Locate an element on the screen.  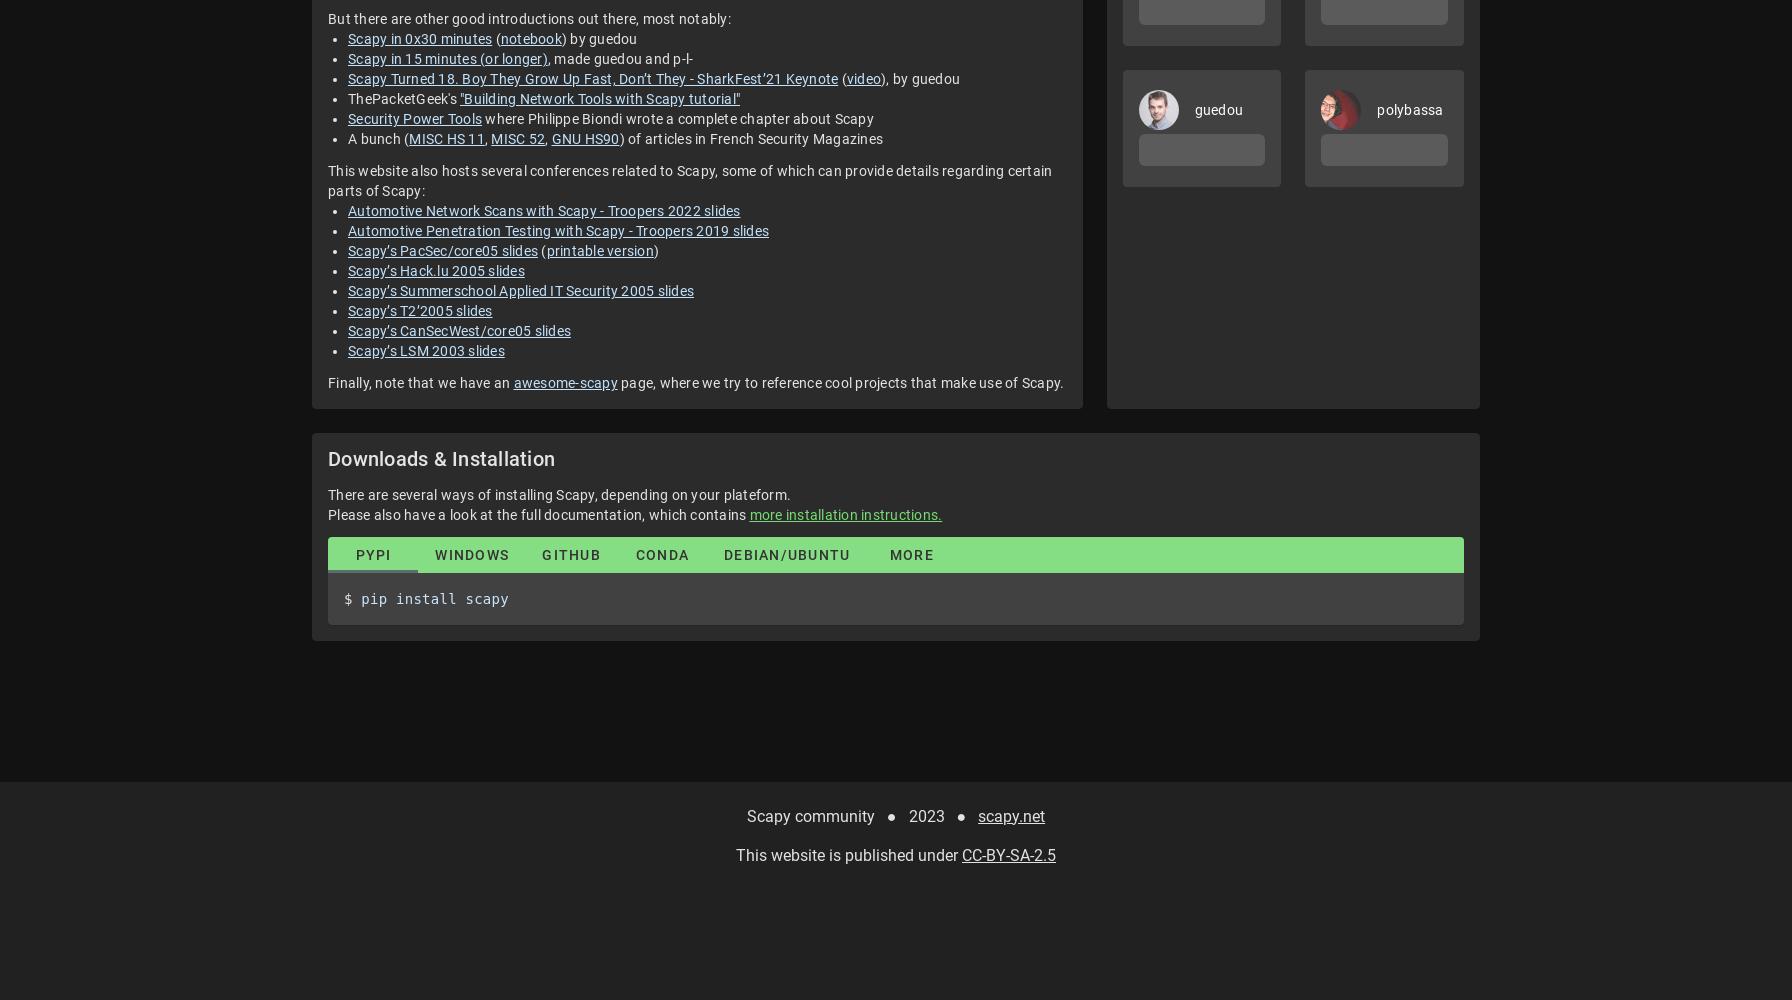
'More' is located at coordinates (911, 555).